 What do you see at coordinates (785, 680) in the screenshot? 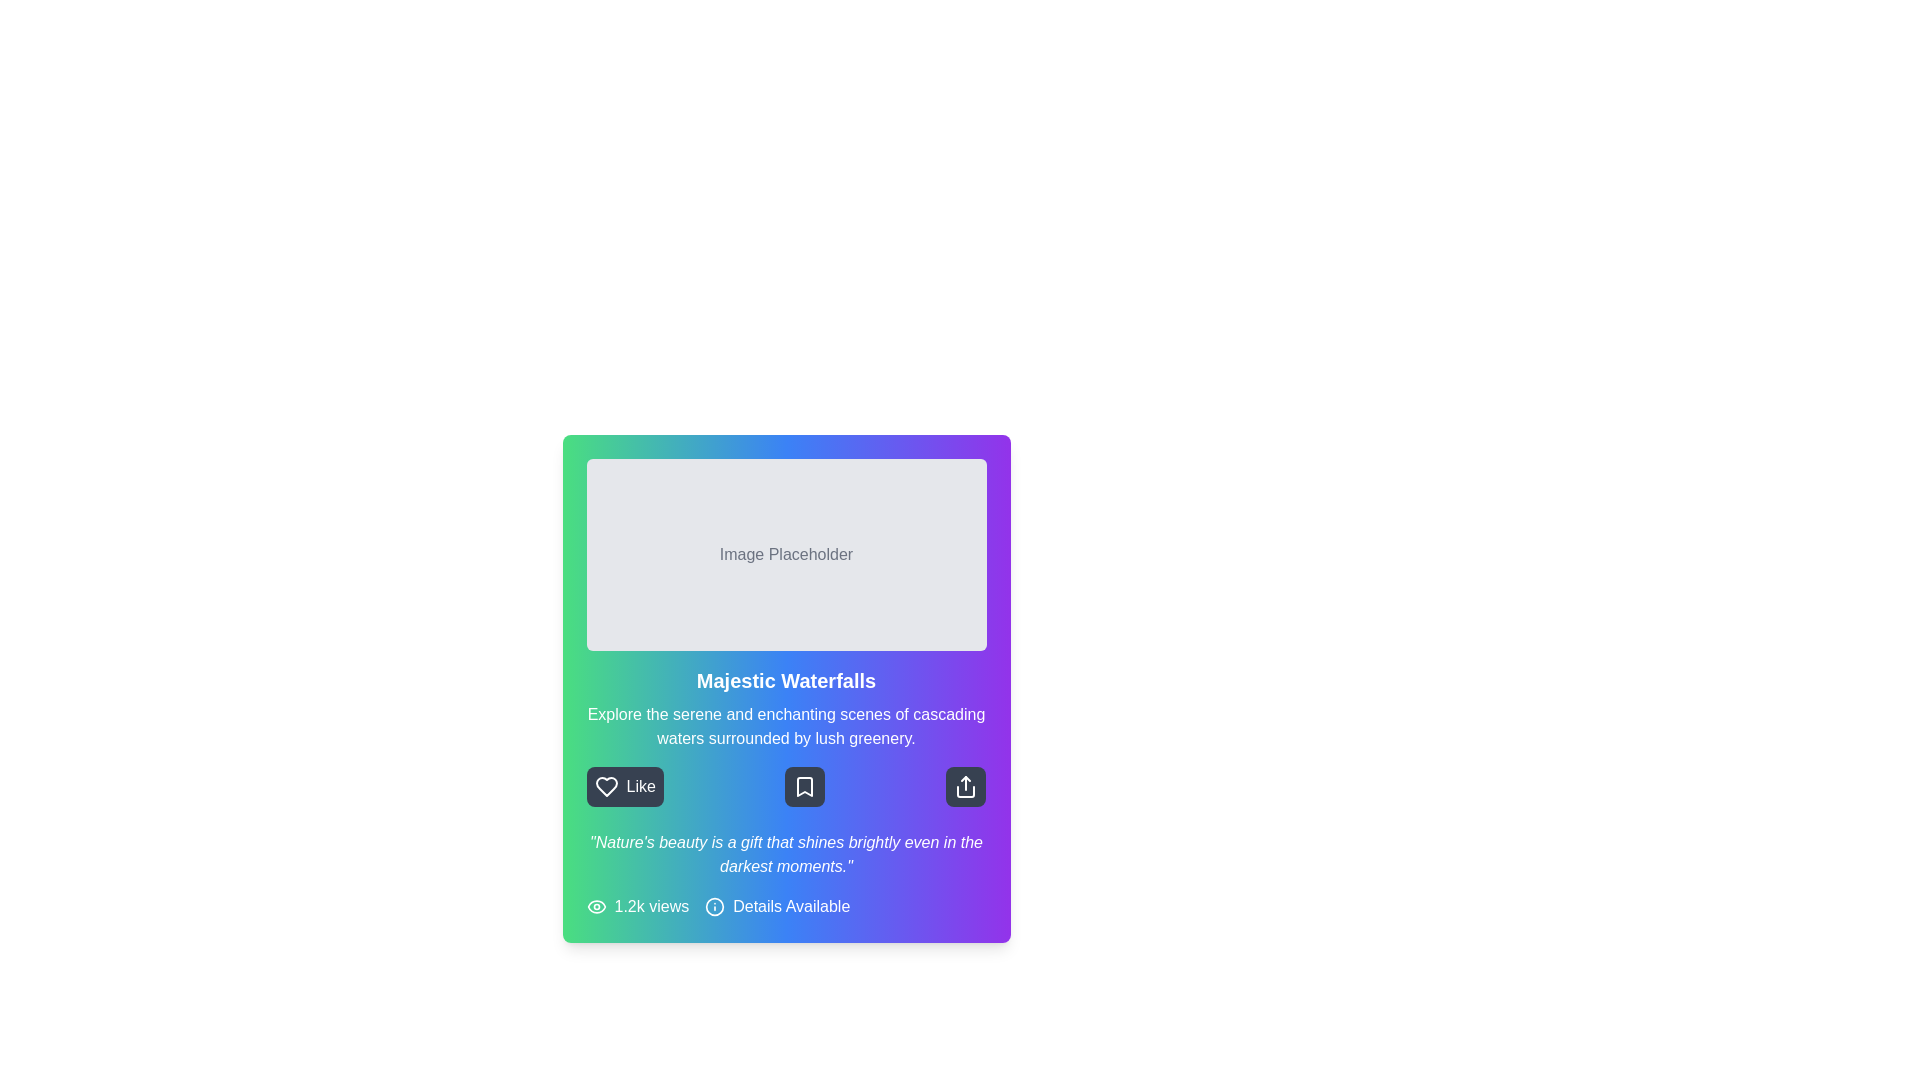
I see `the title text element that displays the main topic or theme, located below the placeholder image and above the description text within the card component` at bounding box center [785, 680].